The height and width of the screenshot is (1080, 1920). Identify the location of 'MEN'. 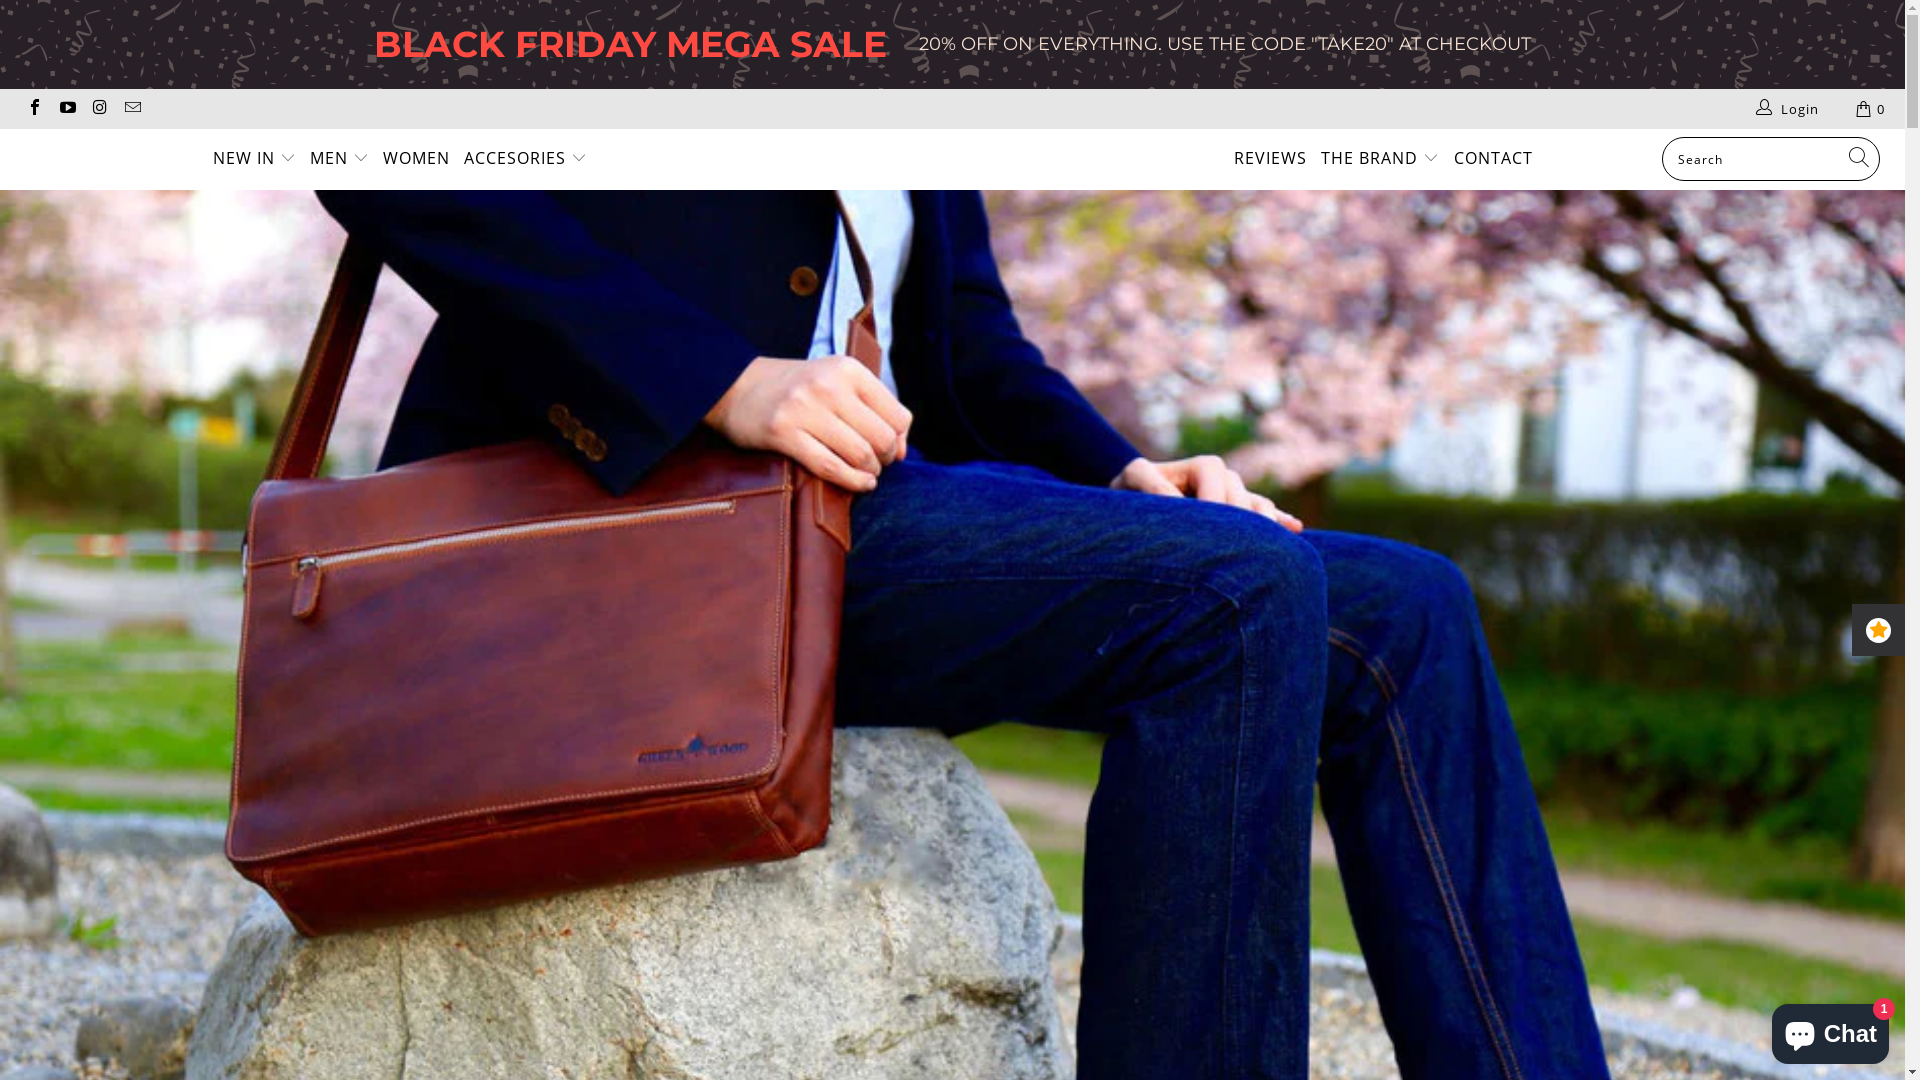
(339, 157).